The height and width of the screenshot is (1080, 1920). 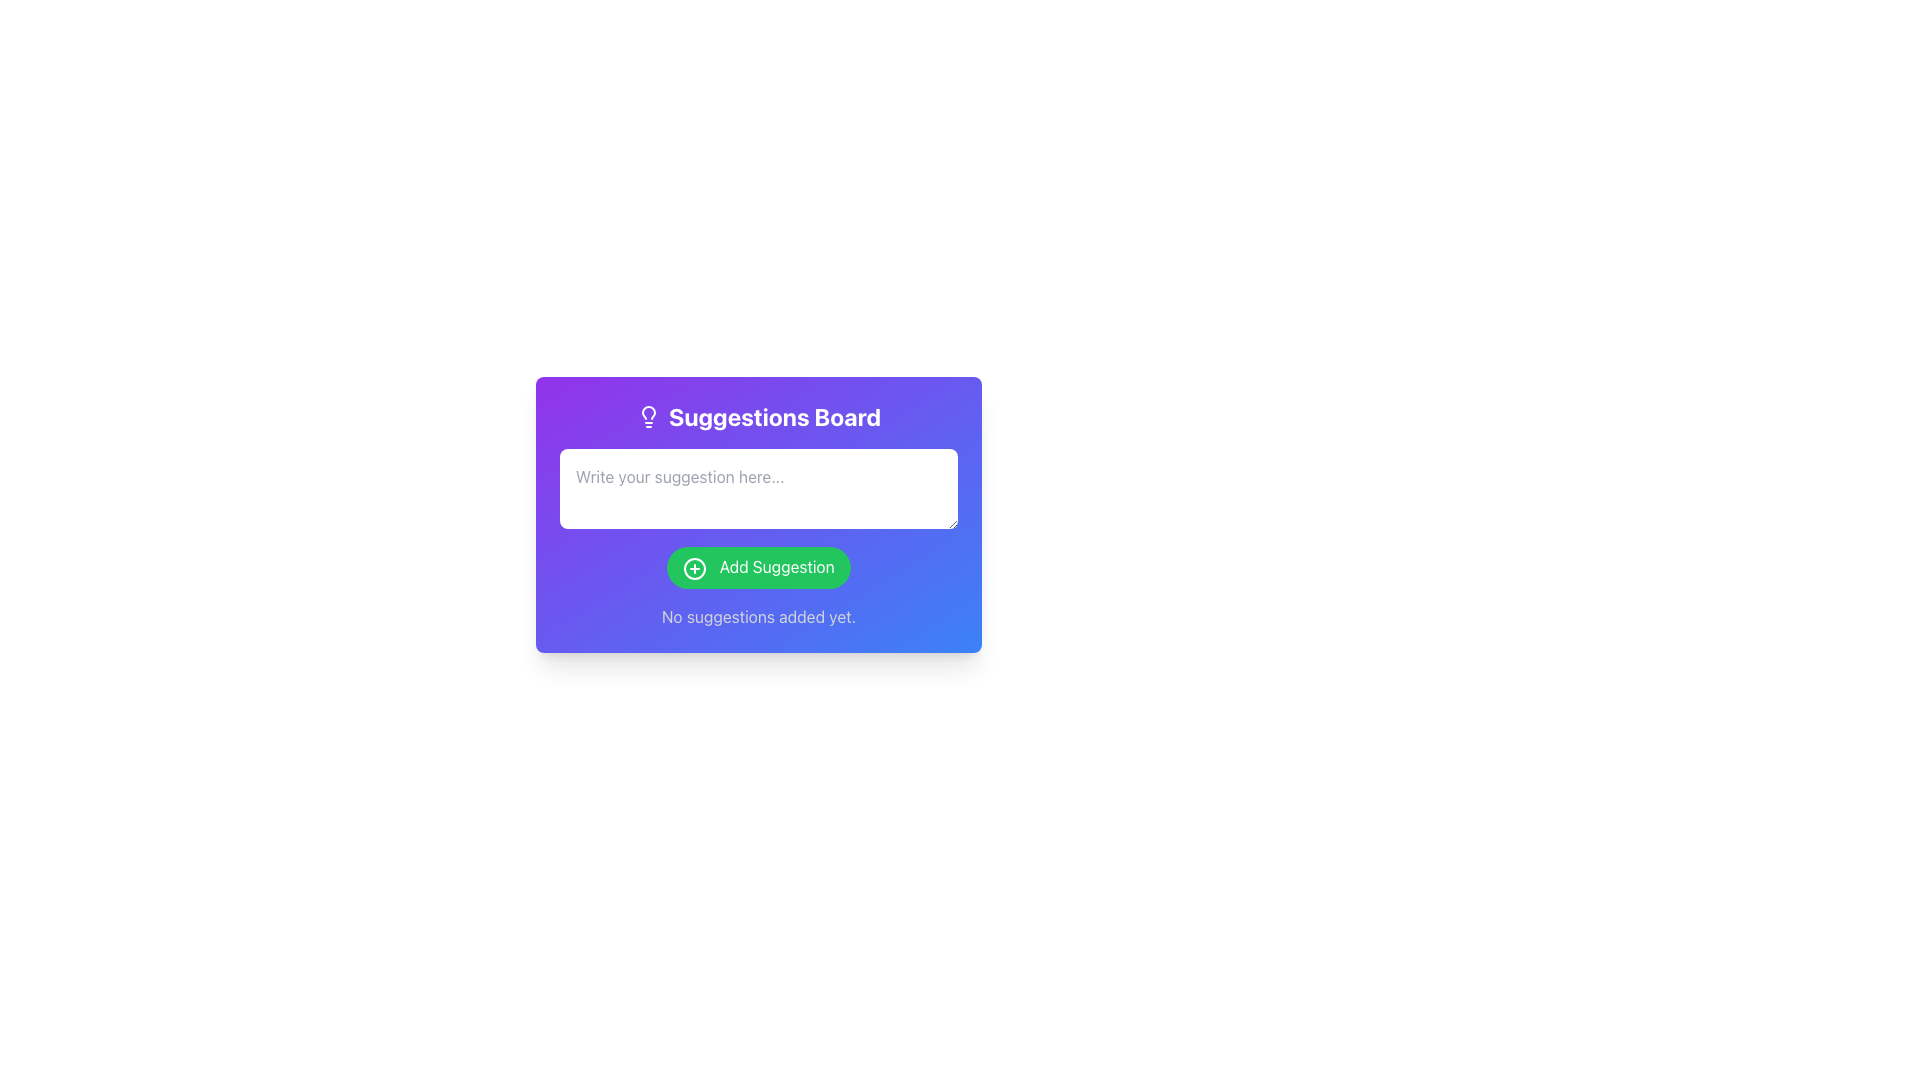 What do you see at coordinates (757, 516) in the screenshot?
I see `the text input field with the placeholder 'Write your suggestion here...' located in the 'Suggestions Board' card` at bounding box center [757, 516].